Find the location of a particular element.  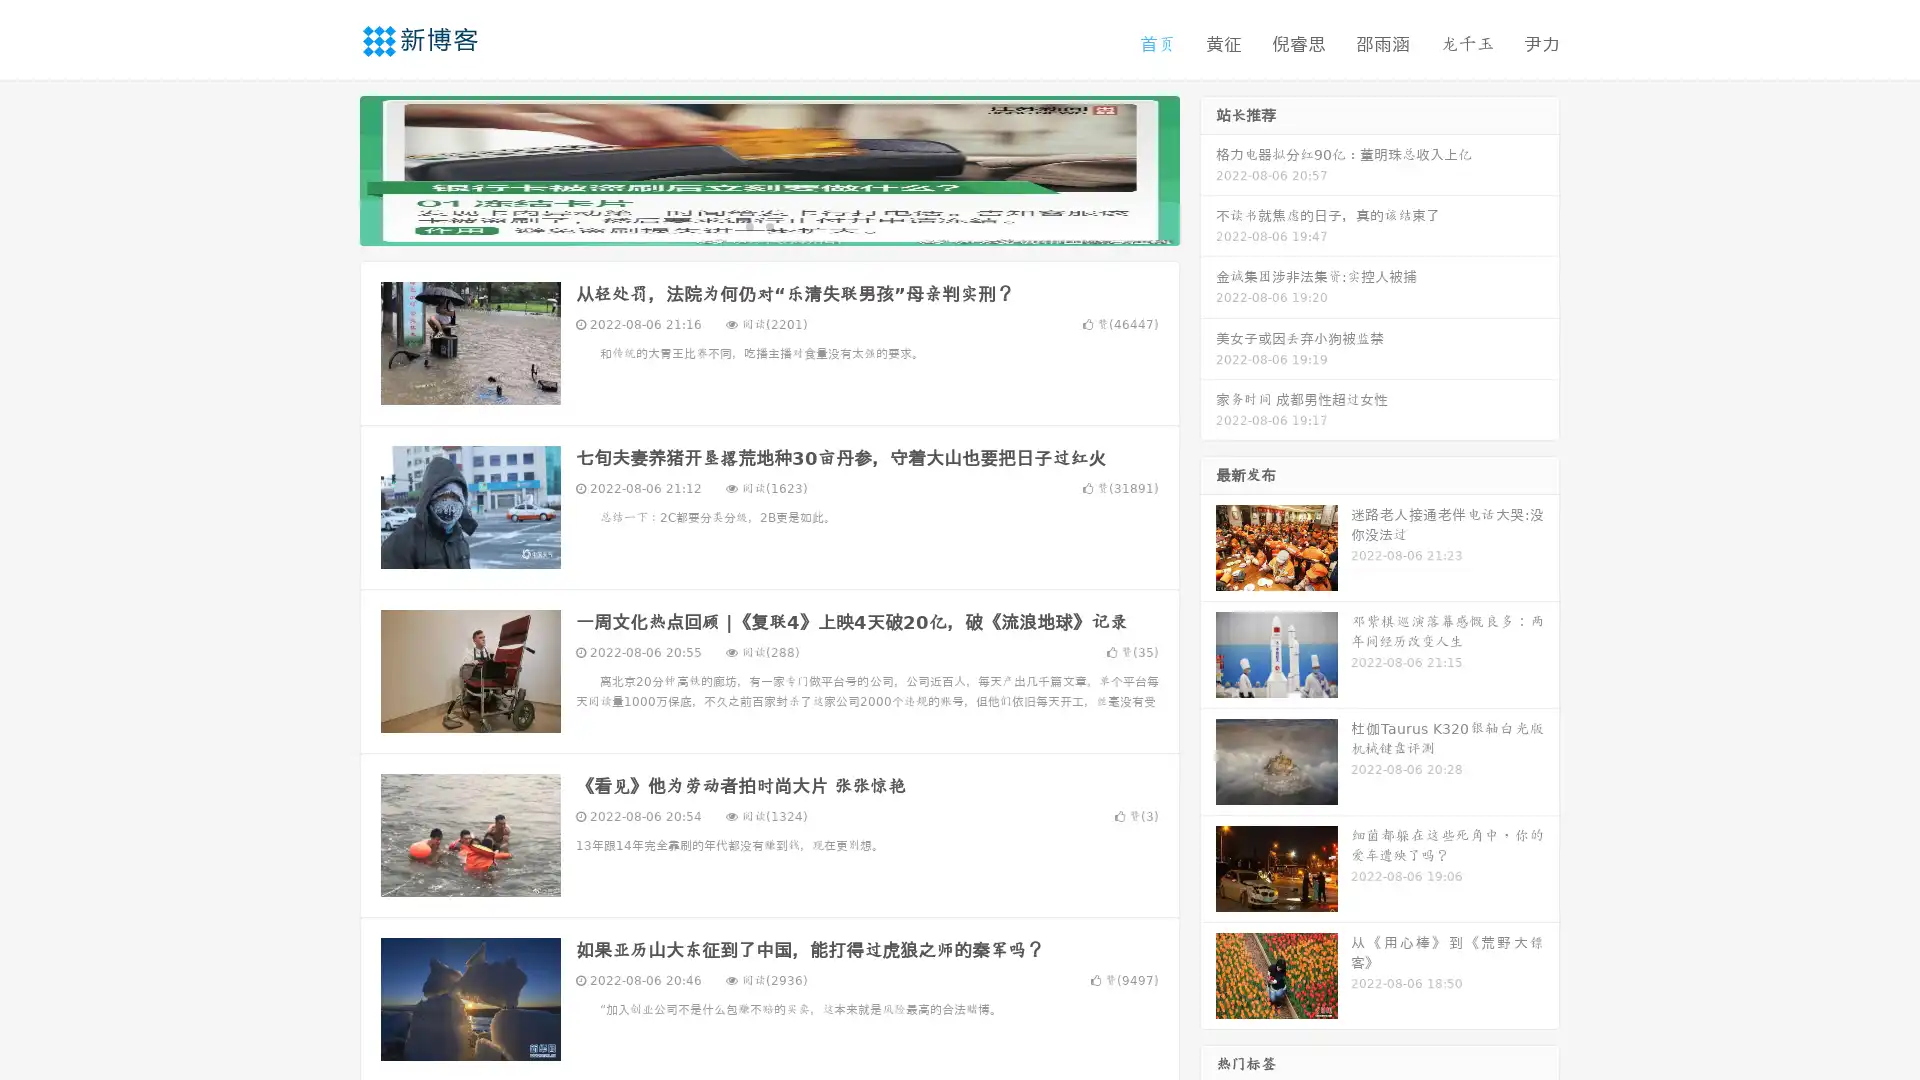

Previous slide is located at coordinates (330, 168).